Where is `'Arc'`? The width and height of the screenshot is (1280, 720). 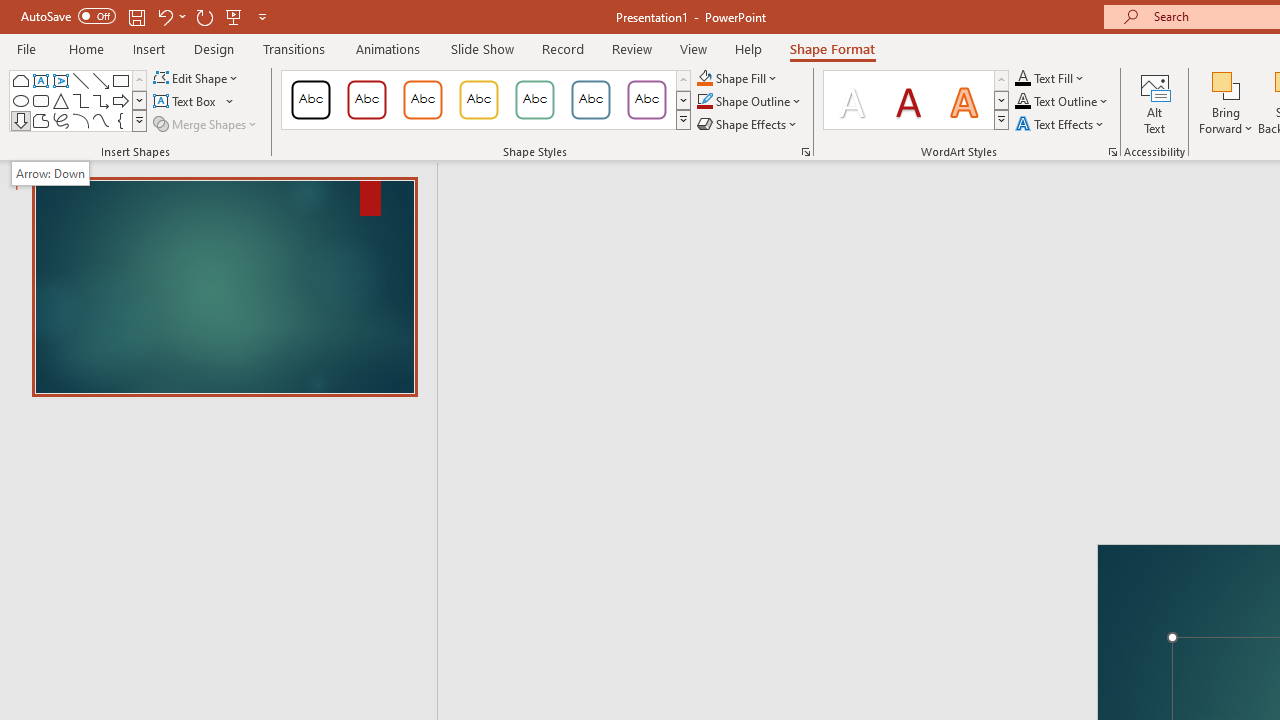
'Arc' is located at coordinates (80, 120).